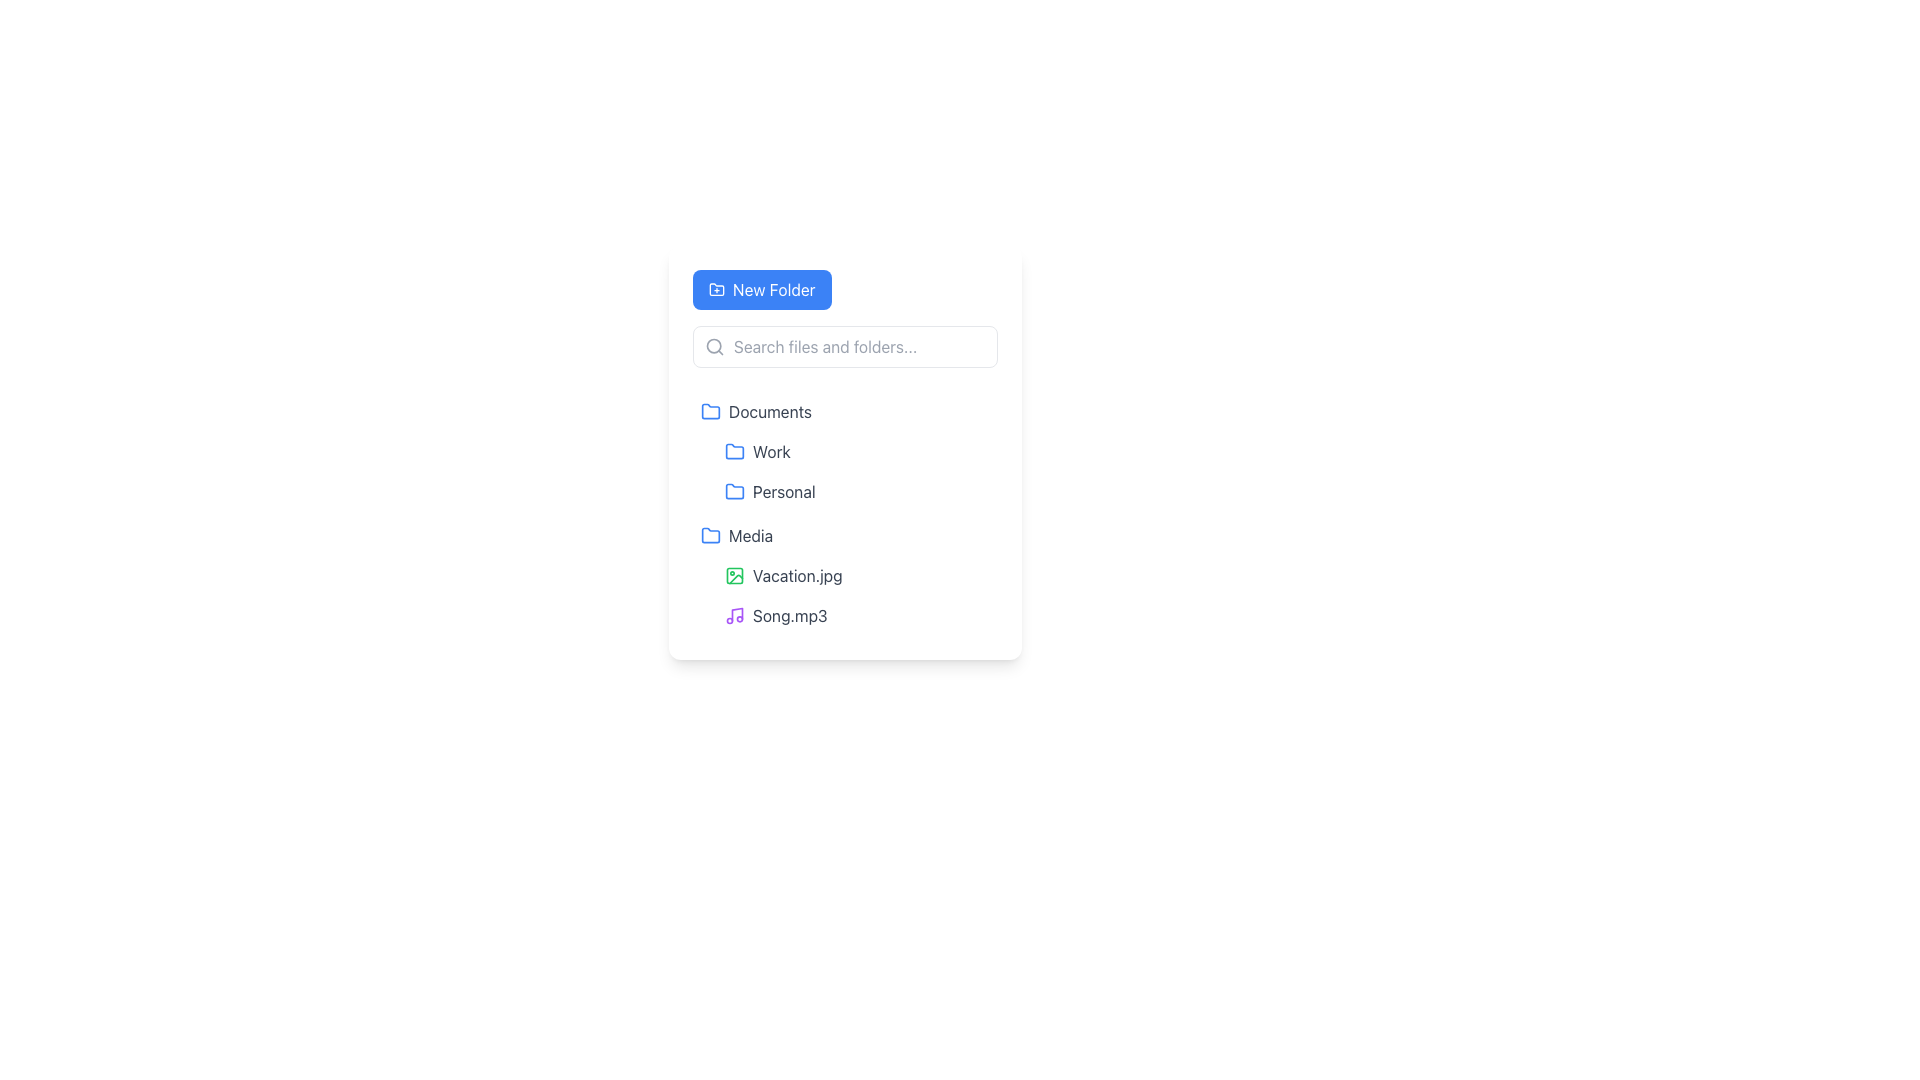  I want to click on the 'Personal' folder entry located under the 'Work' folder in the 'Documents' section, so click(857, 492).